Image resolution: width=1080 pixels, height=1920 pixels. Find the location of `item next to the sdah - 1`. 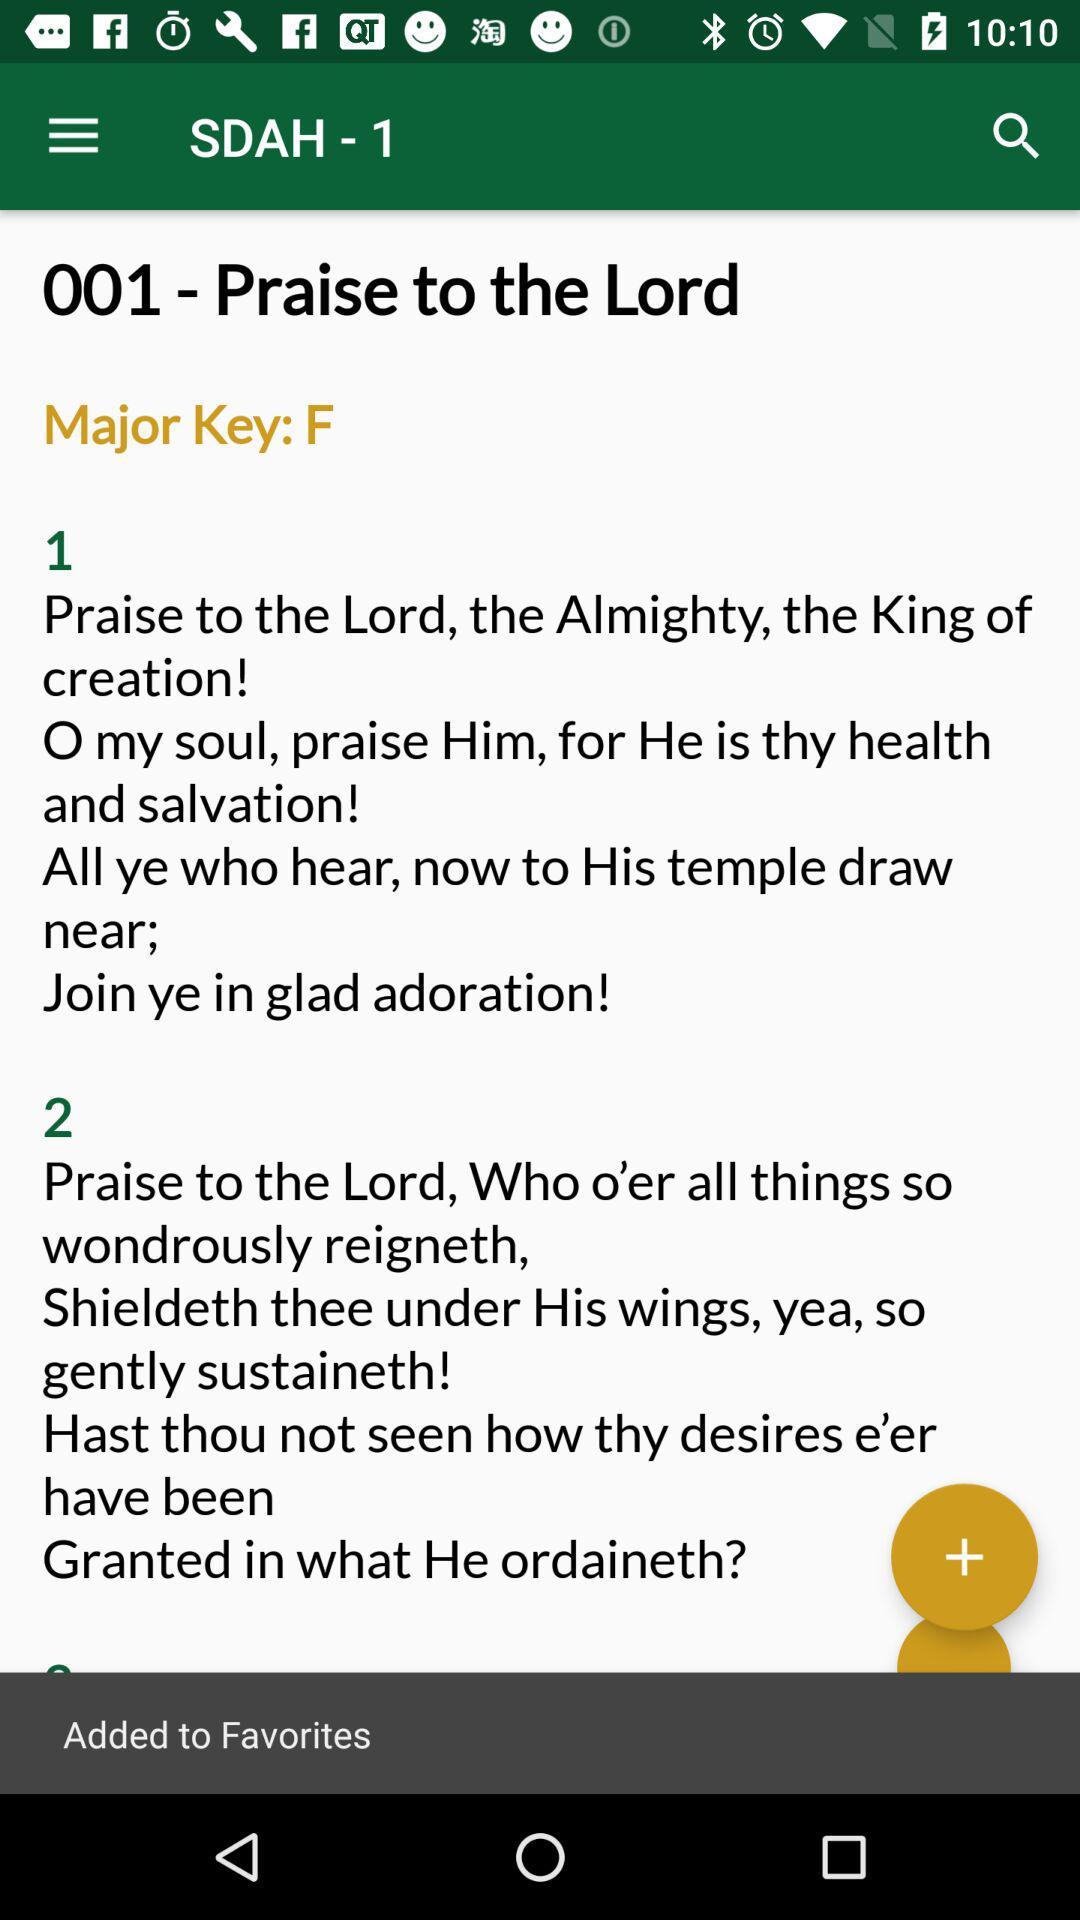

item next to the sdah - 1 is located at coordinates (72, 135).